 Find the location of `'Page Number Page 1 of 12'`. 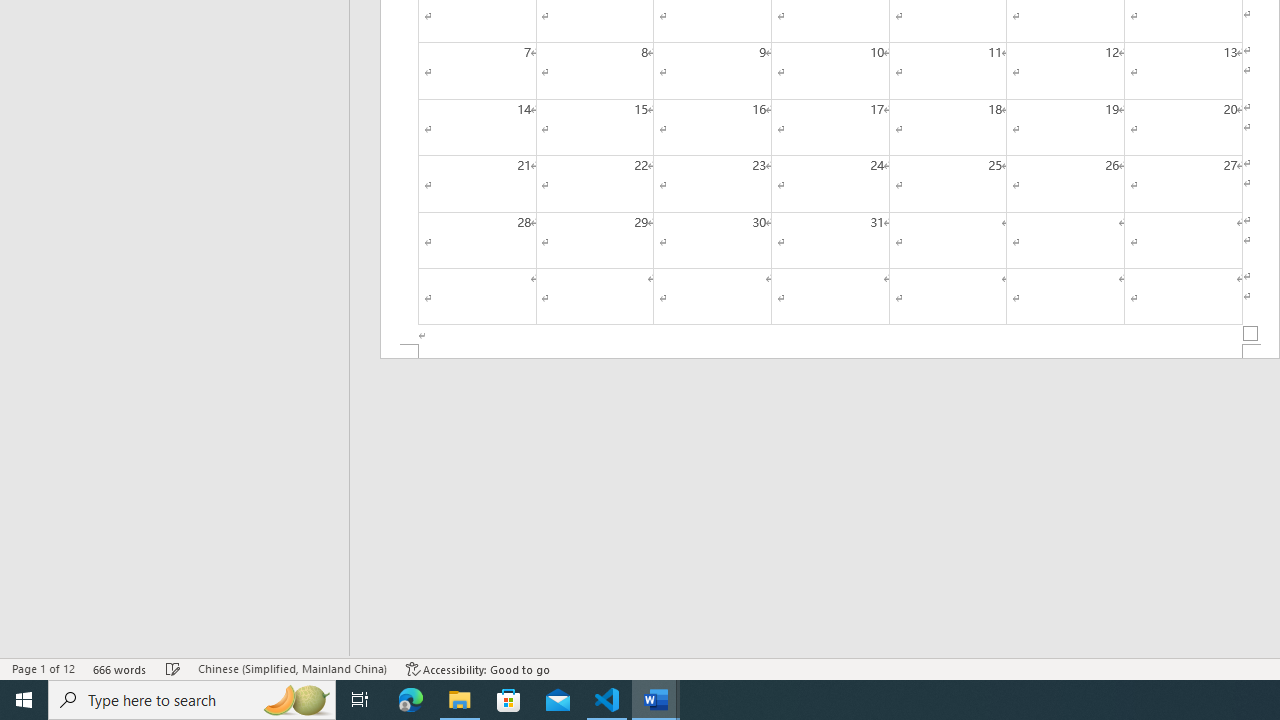

'Page Number Page 1 of 12' is located at coordinates (43, 669).